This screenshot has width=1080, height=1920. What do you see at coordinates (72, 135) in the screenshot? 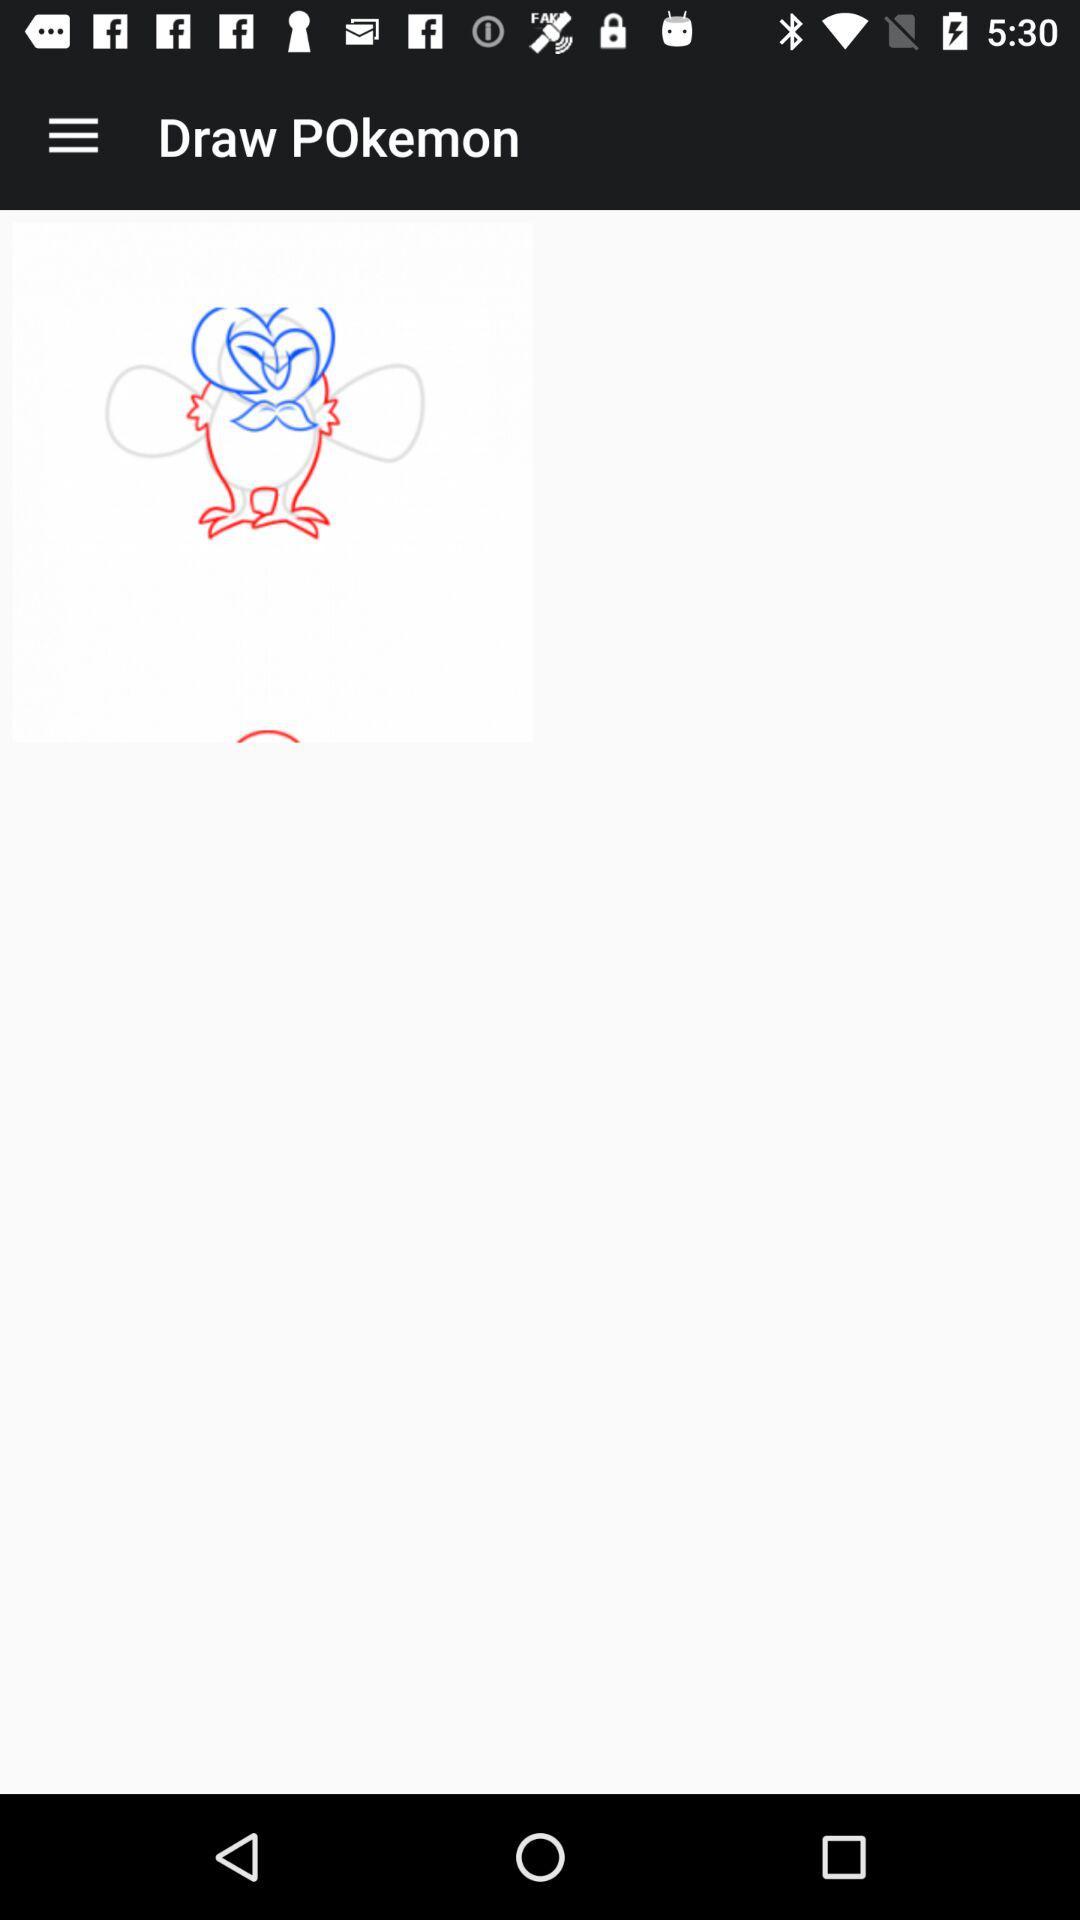
I see `app next to the draw pokemon app` at bounding box center [72, 135].